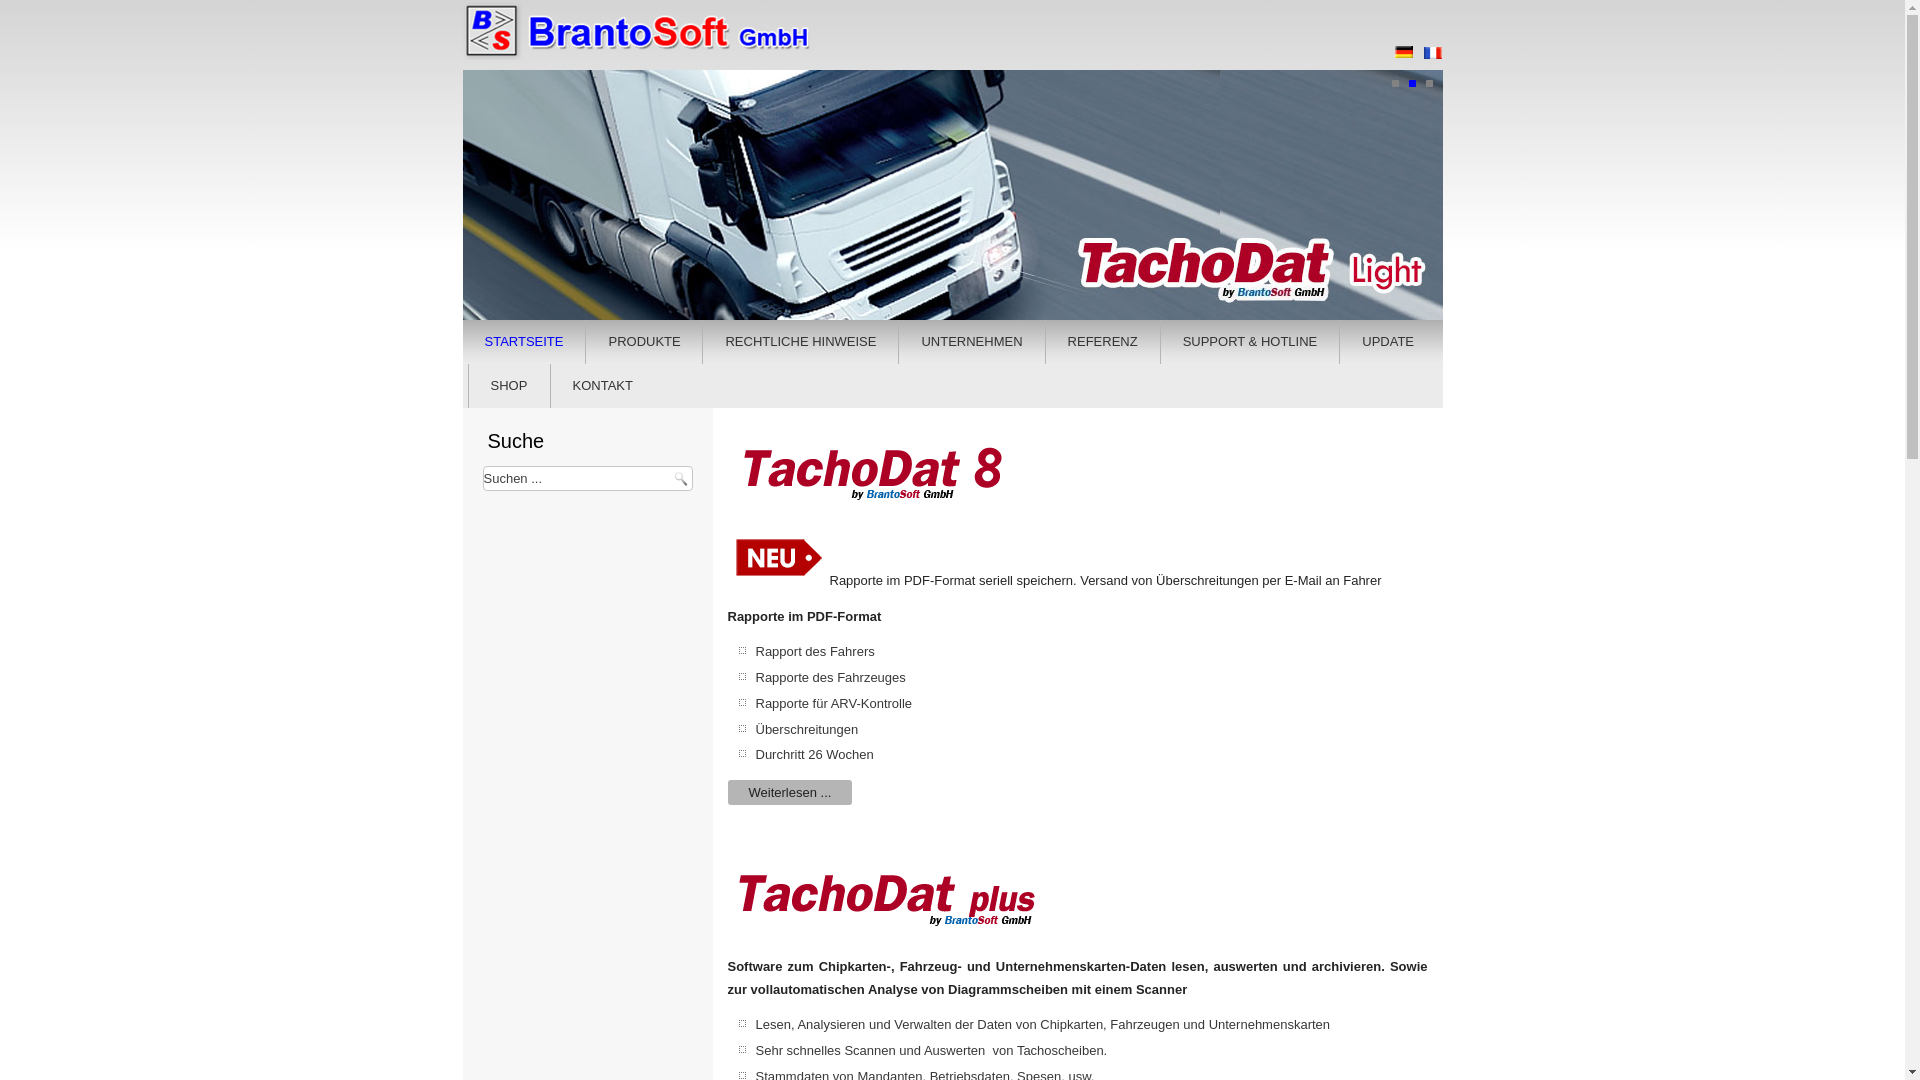  Describe the element at coordinates (1102, 341) in the screenshot. I see `'REFERENZ'` at that location.